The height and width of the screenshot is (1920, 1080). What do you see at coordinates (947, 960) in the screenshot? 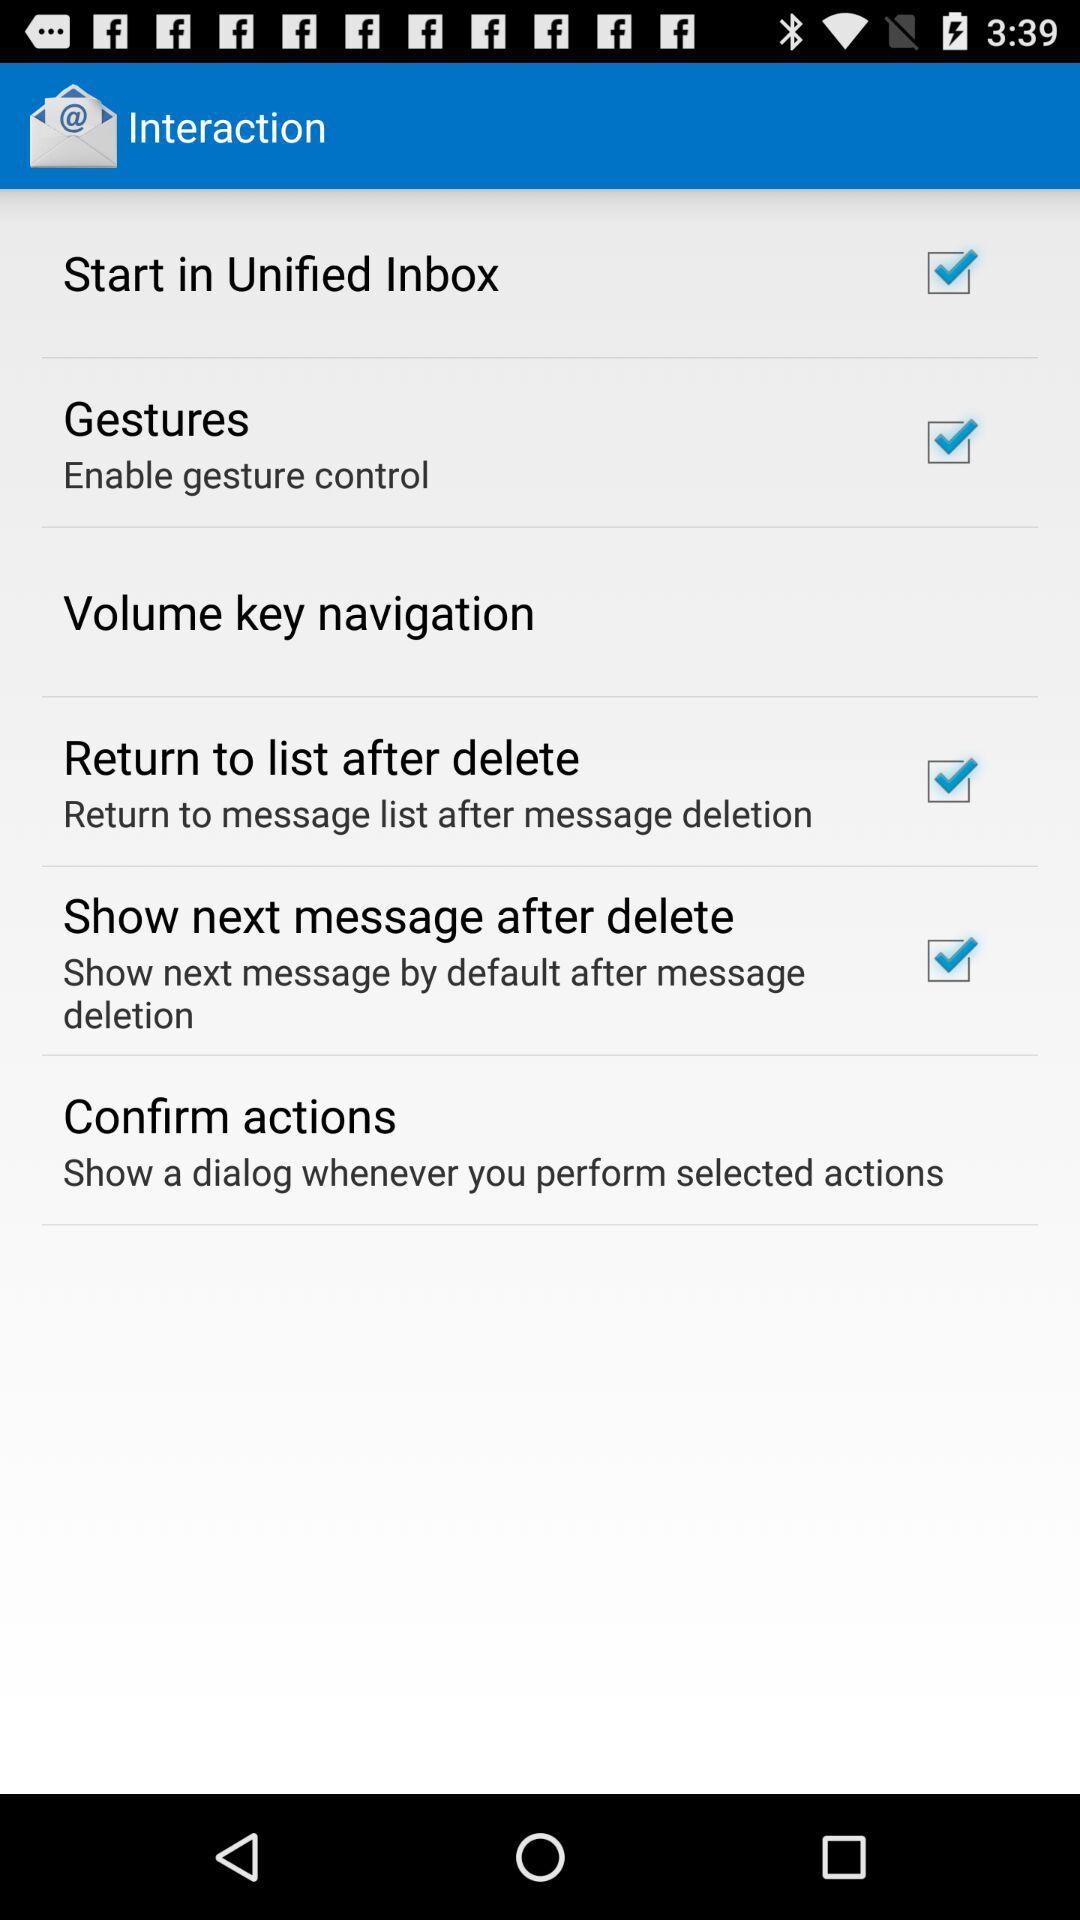
I see `the last select button of the page` at bounding box center [947, 960].